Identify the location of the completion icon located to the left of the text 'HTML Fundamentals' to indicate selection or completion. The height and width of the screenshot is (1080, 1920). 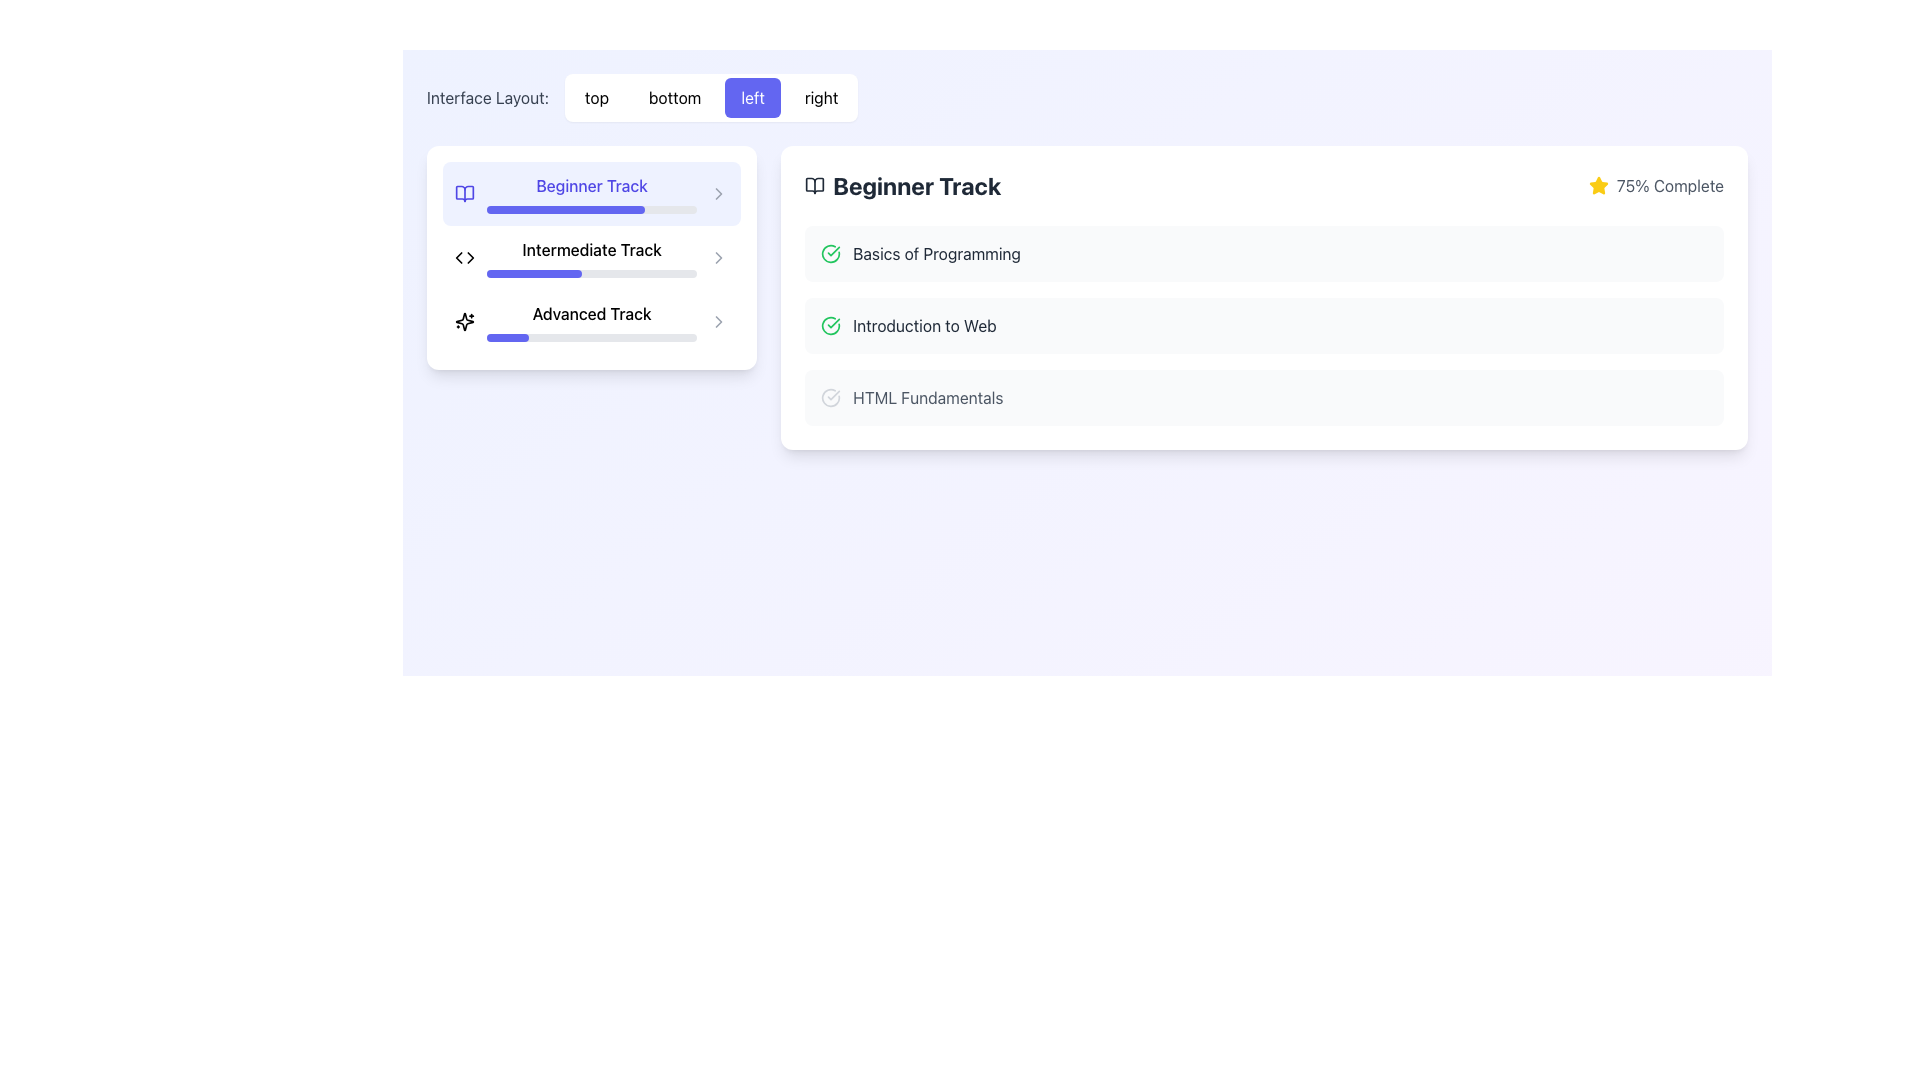
(831, 397).